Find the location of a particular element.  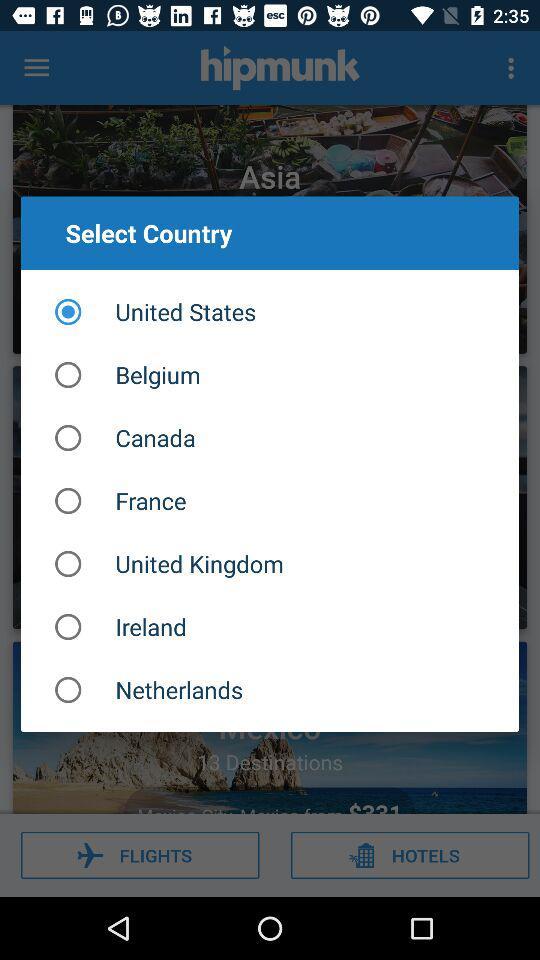

the item below ireland is located at coordinates (270, 690).